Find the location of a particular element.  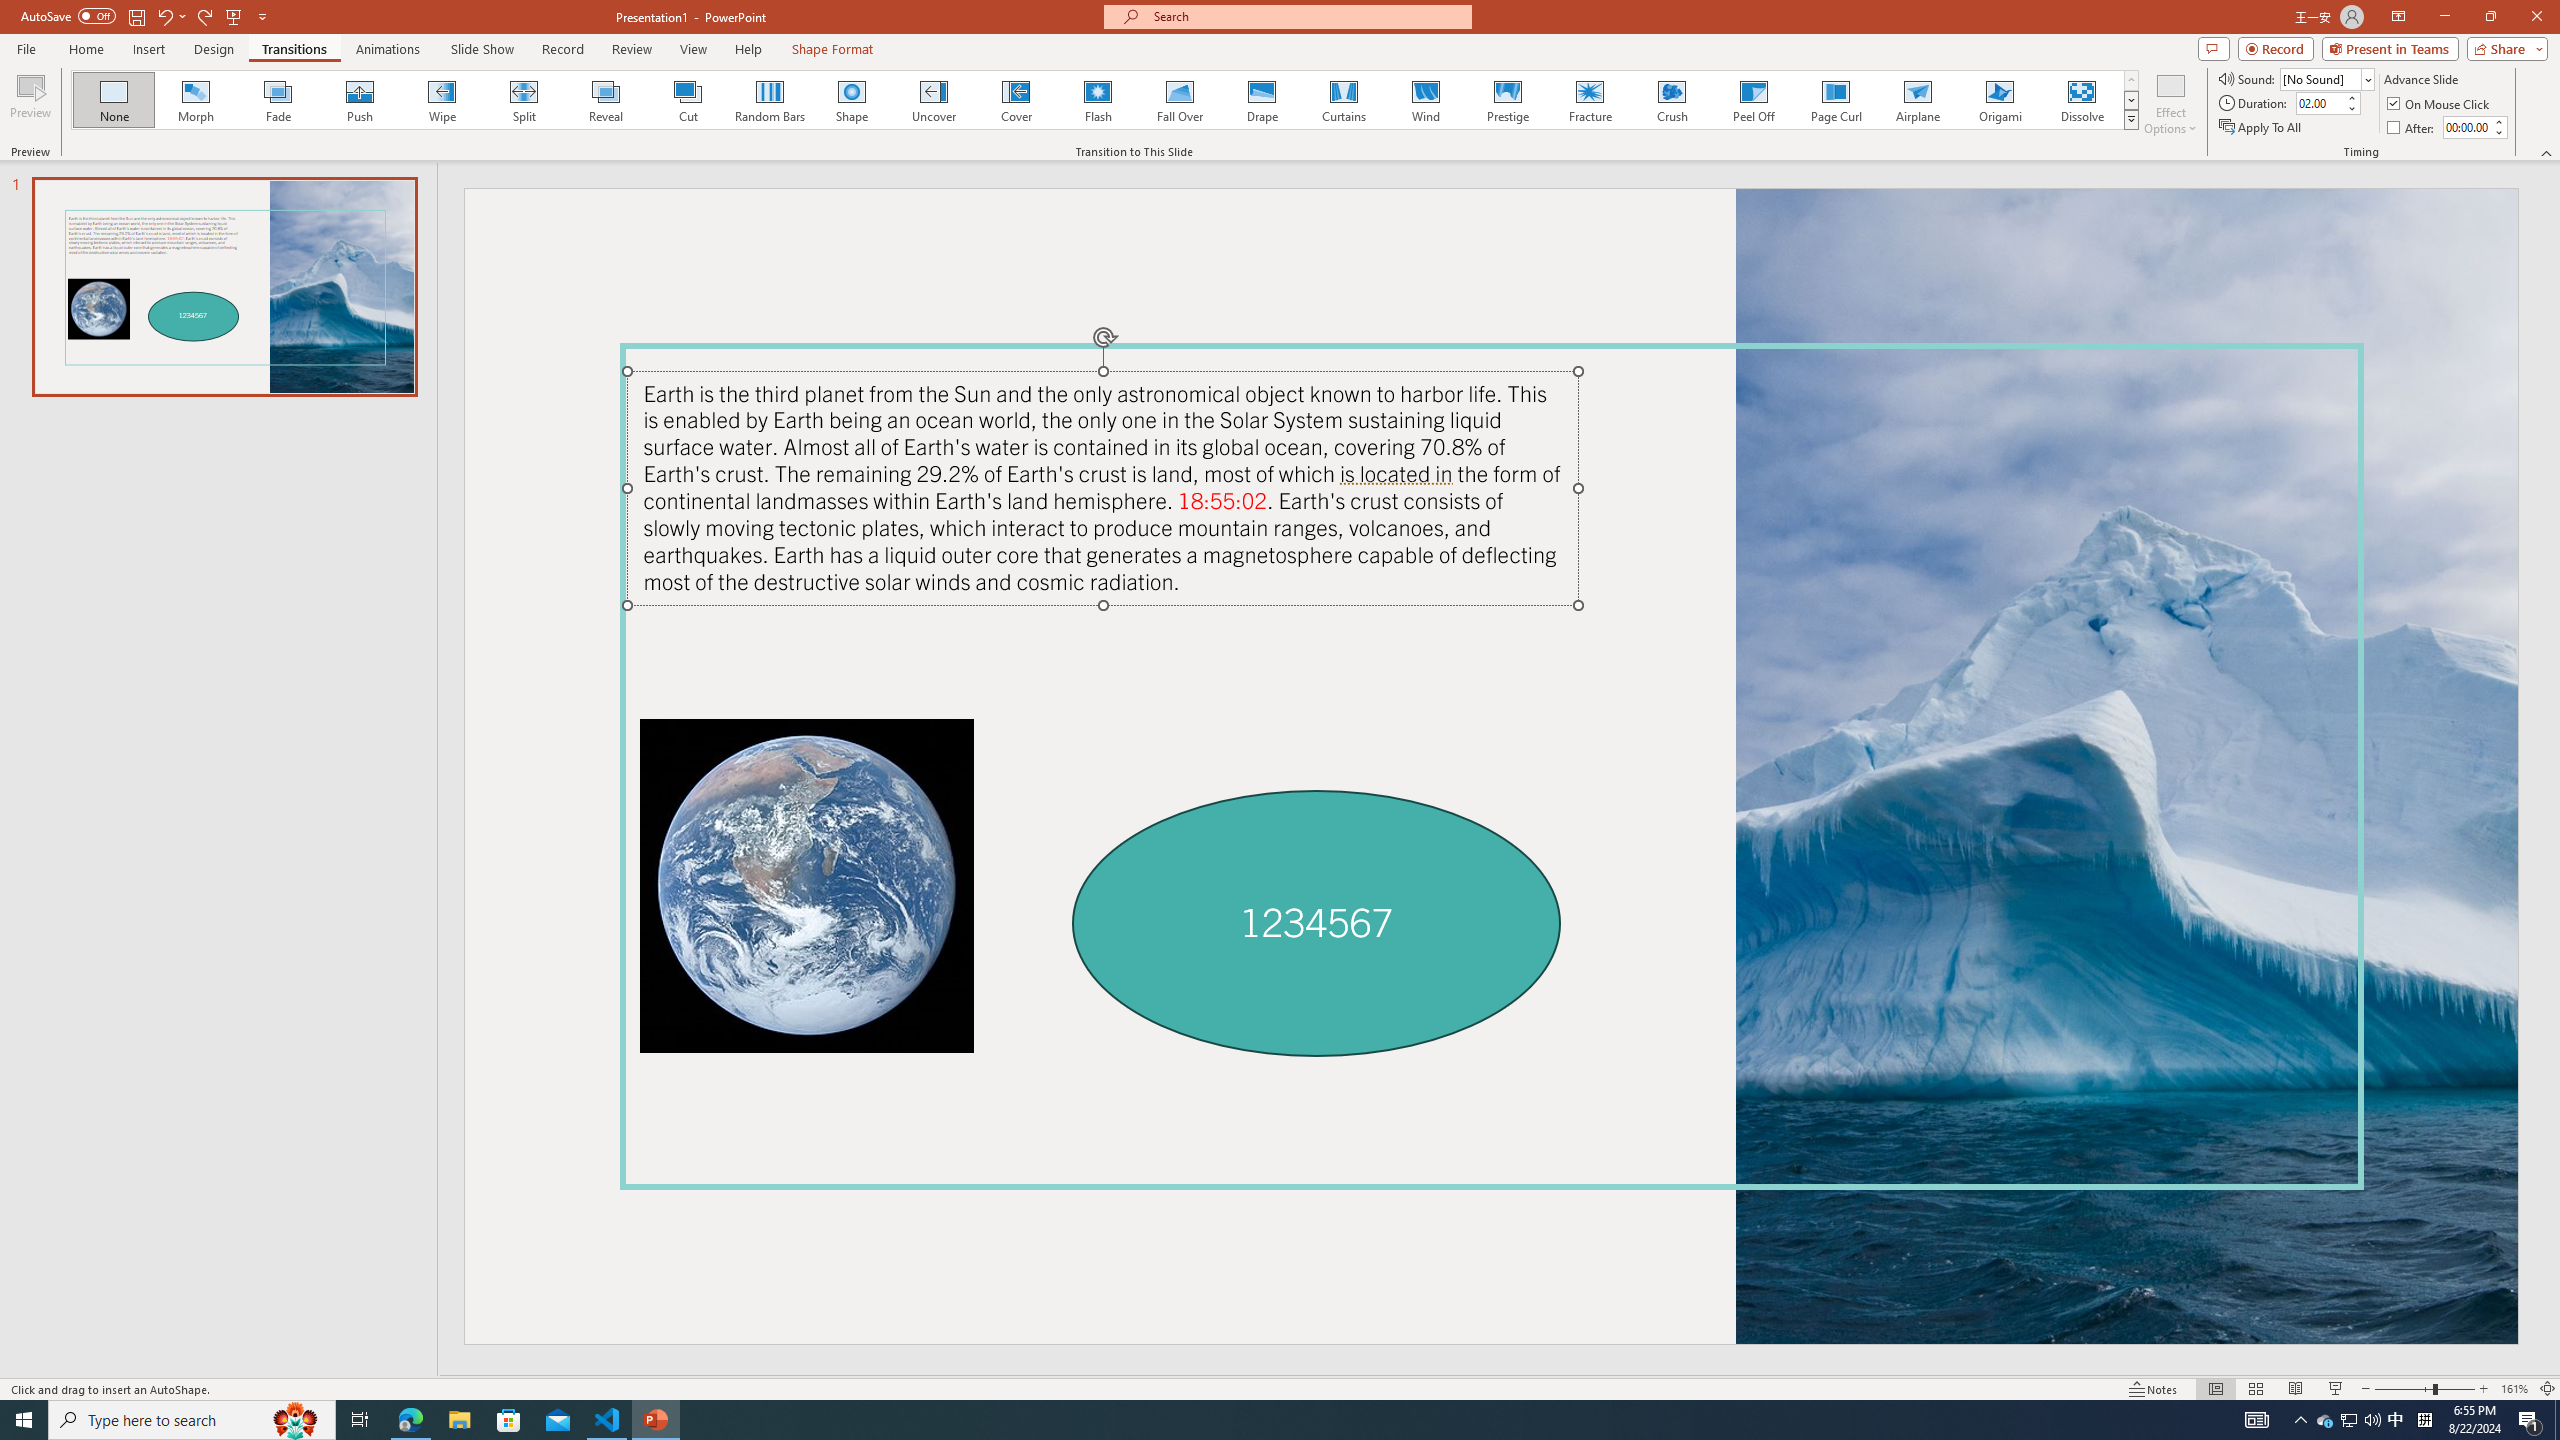

'Drape' is located at coordinates (1261, 99).